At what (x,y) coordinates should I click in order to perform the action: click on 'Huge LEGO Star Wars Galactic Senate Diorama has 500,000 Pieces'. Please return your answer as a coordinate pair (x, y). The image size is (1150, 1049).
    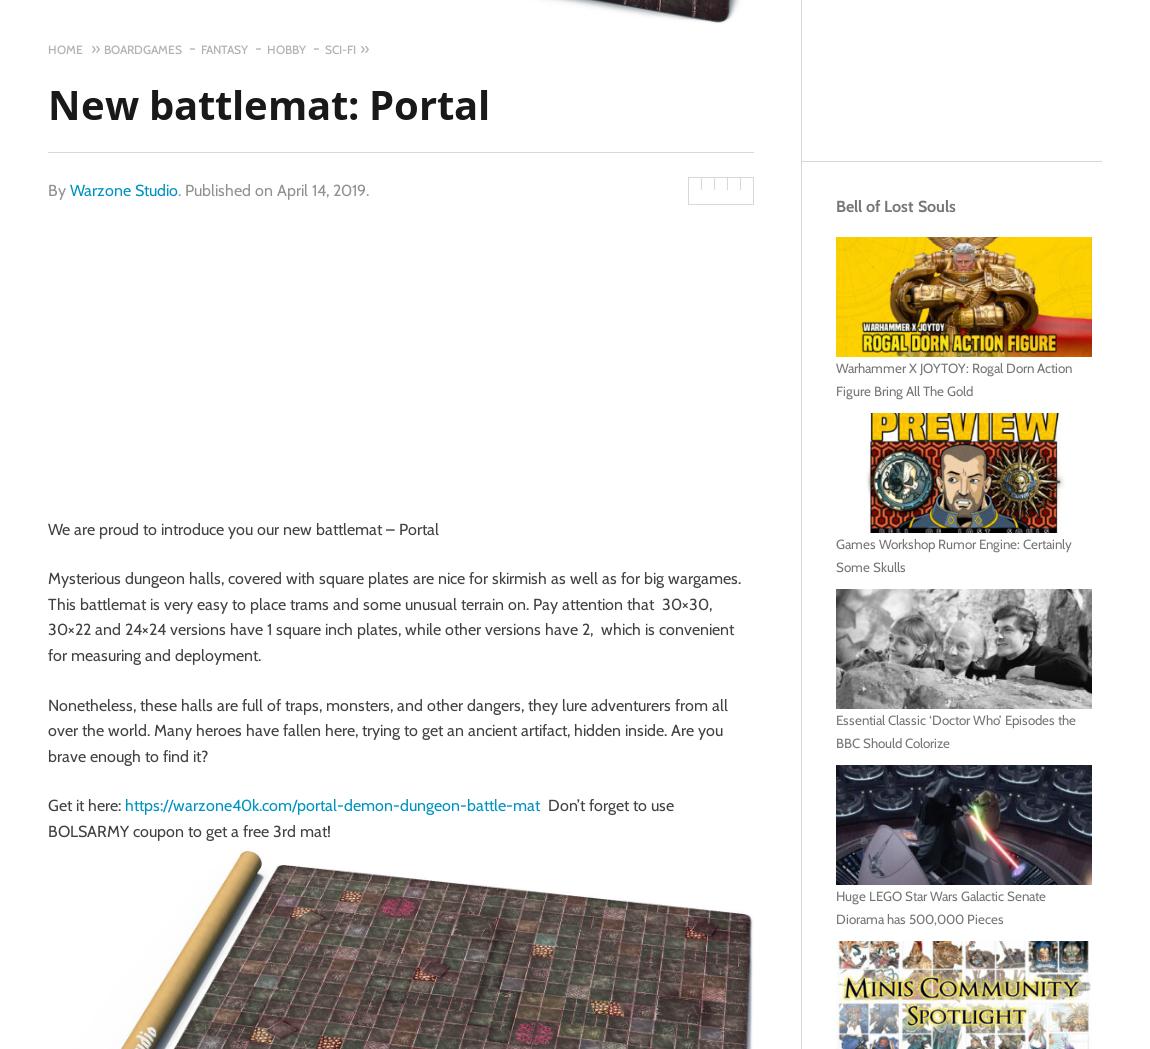
    Looking at the image, I should click on (941, 906).